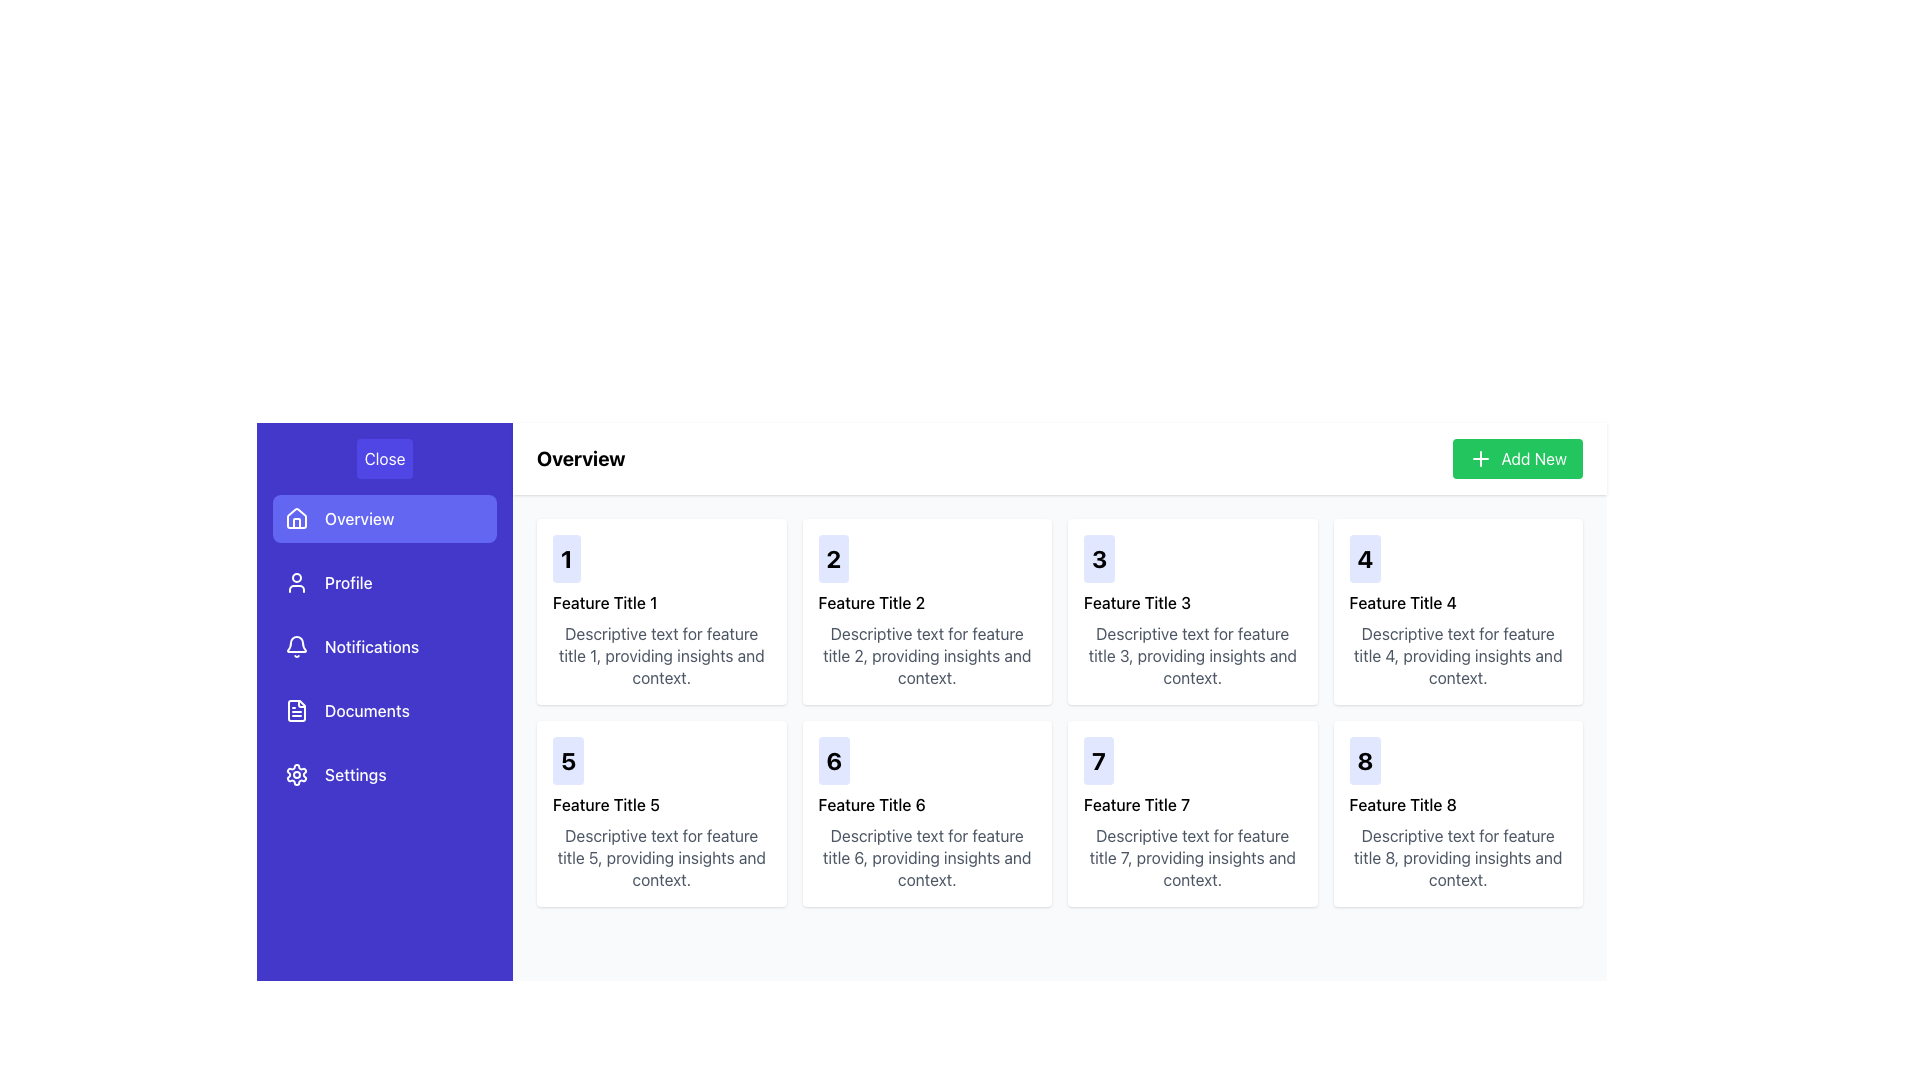 Image resolution: width=1920 pixels, height=1080 pixels. Describe the element at coordinates (1192, 655) in the screenshot. I see `the text content styled in gray (#808080) located below 'Feature Title 3' in the white card with rounded corners` at that location.